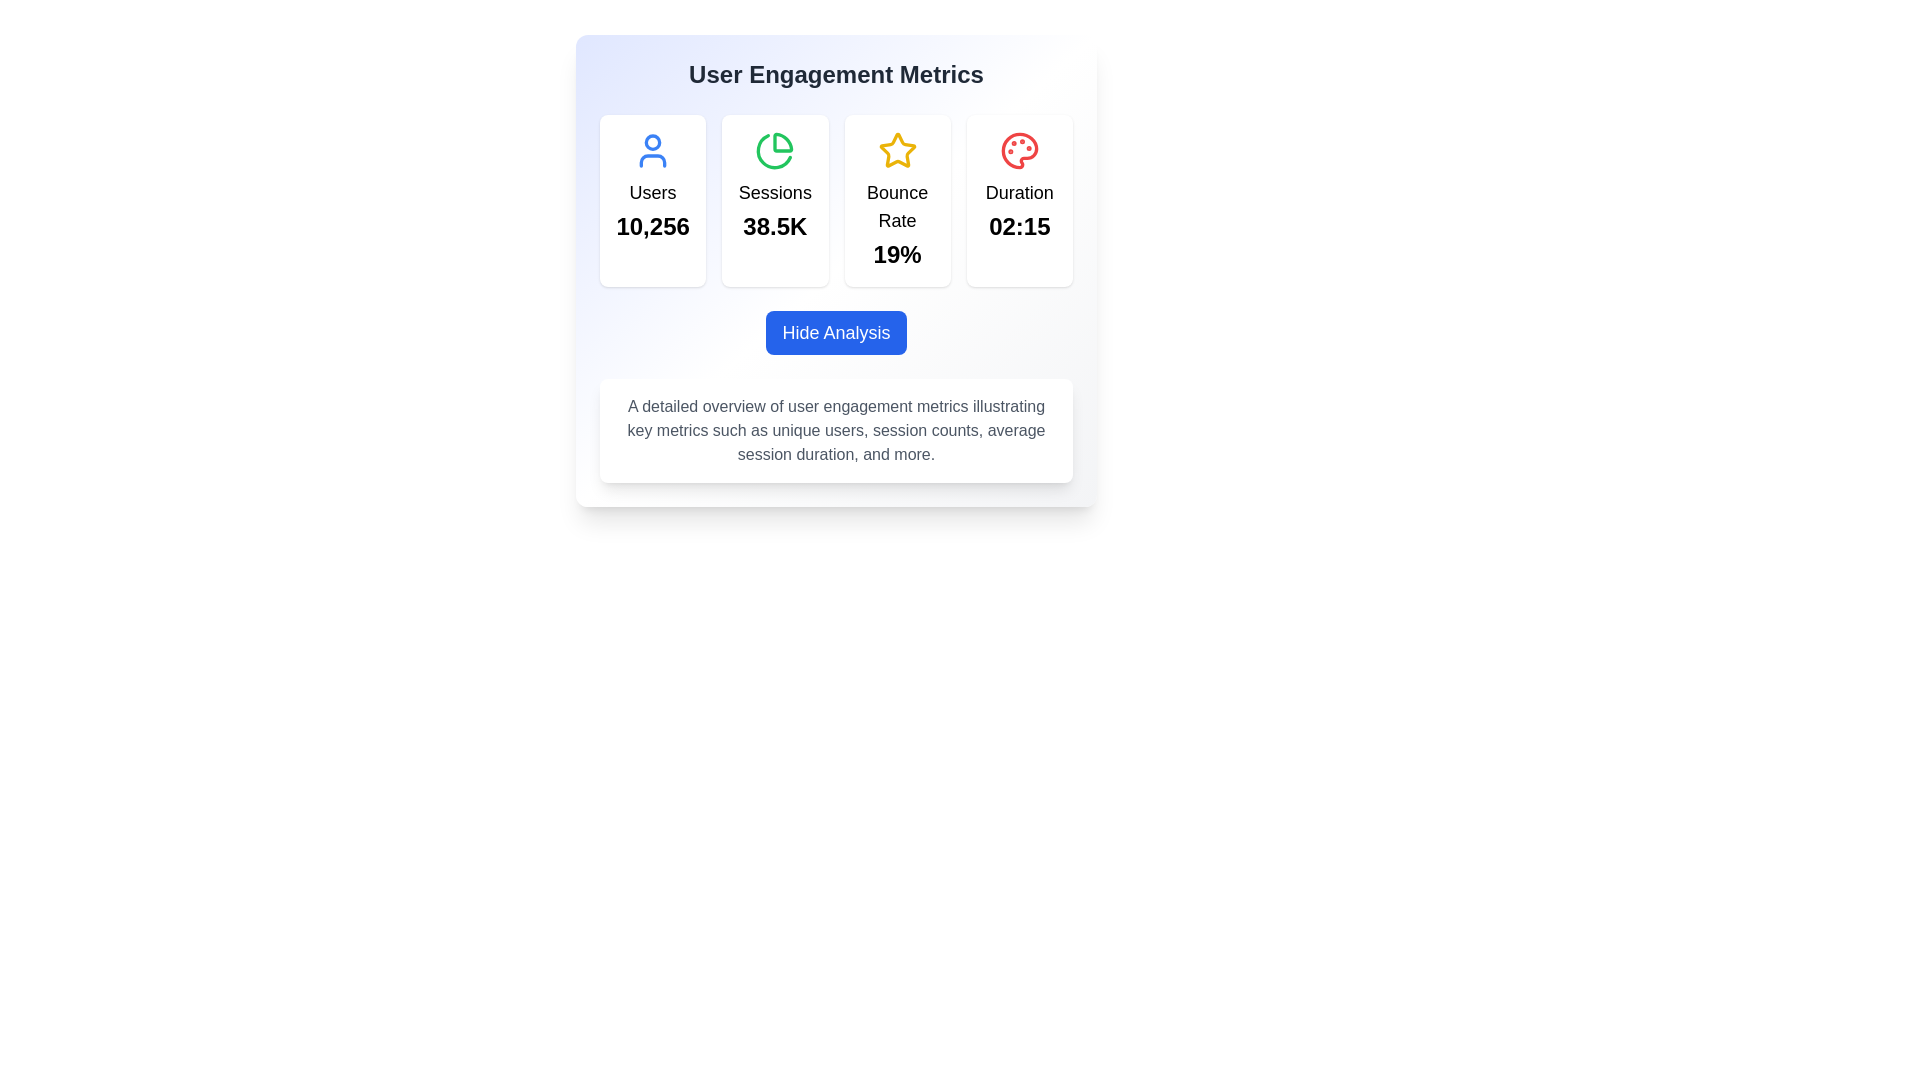 The width and height of the screenshot is (1920, 1080). What do you see at coordinates (1019, 226) in the screenshot?
I see `the text display showing '02:15' located under the label 'Duration' in the fourth metrics card of 'User Engagement Metrics'` at bounding box center [1019, 226].